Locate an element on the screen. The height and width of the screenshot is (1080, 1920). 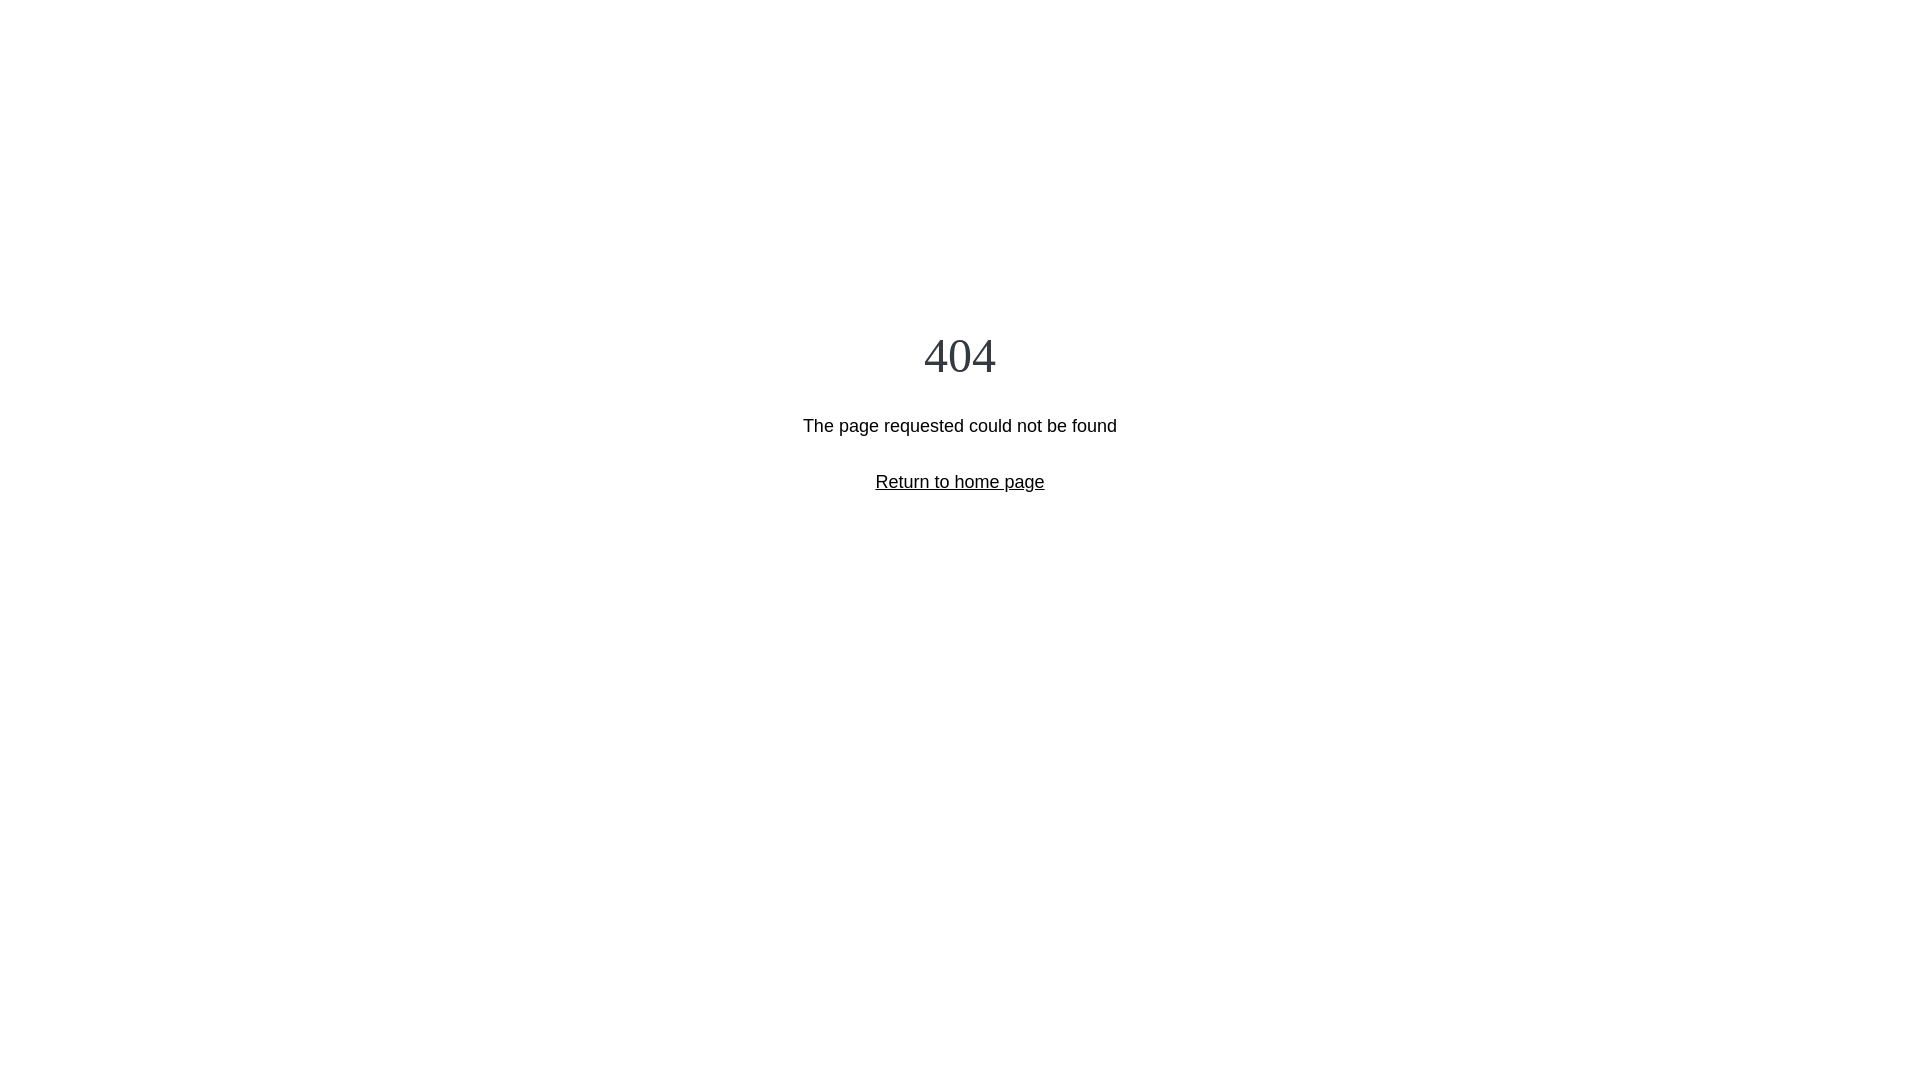
'Return to home page' is located at coordinates (958, 482).